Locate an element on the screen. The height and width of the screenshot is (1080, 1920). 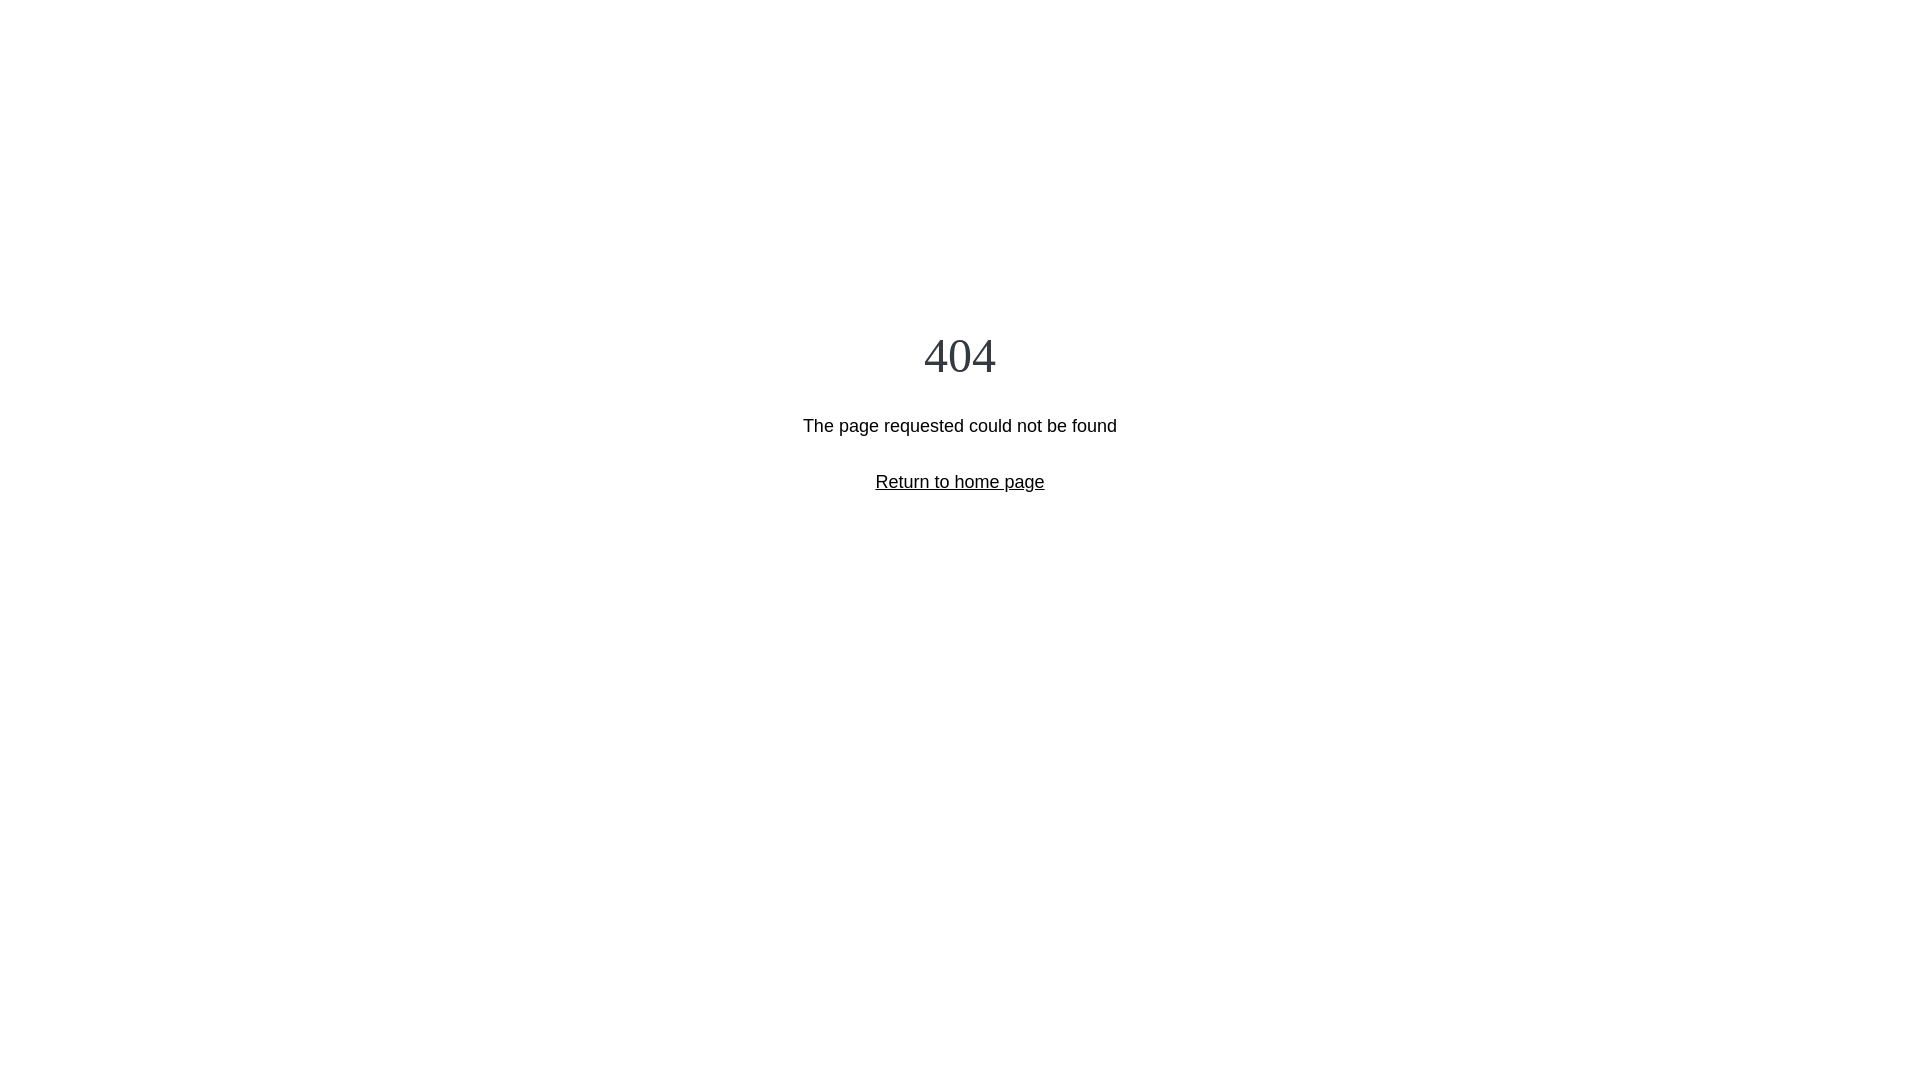
'Return to home page' is located at coordinates (958, 482).